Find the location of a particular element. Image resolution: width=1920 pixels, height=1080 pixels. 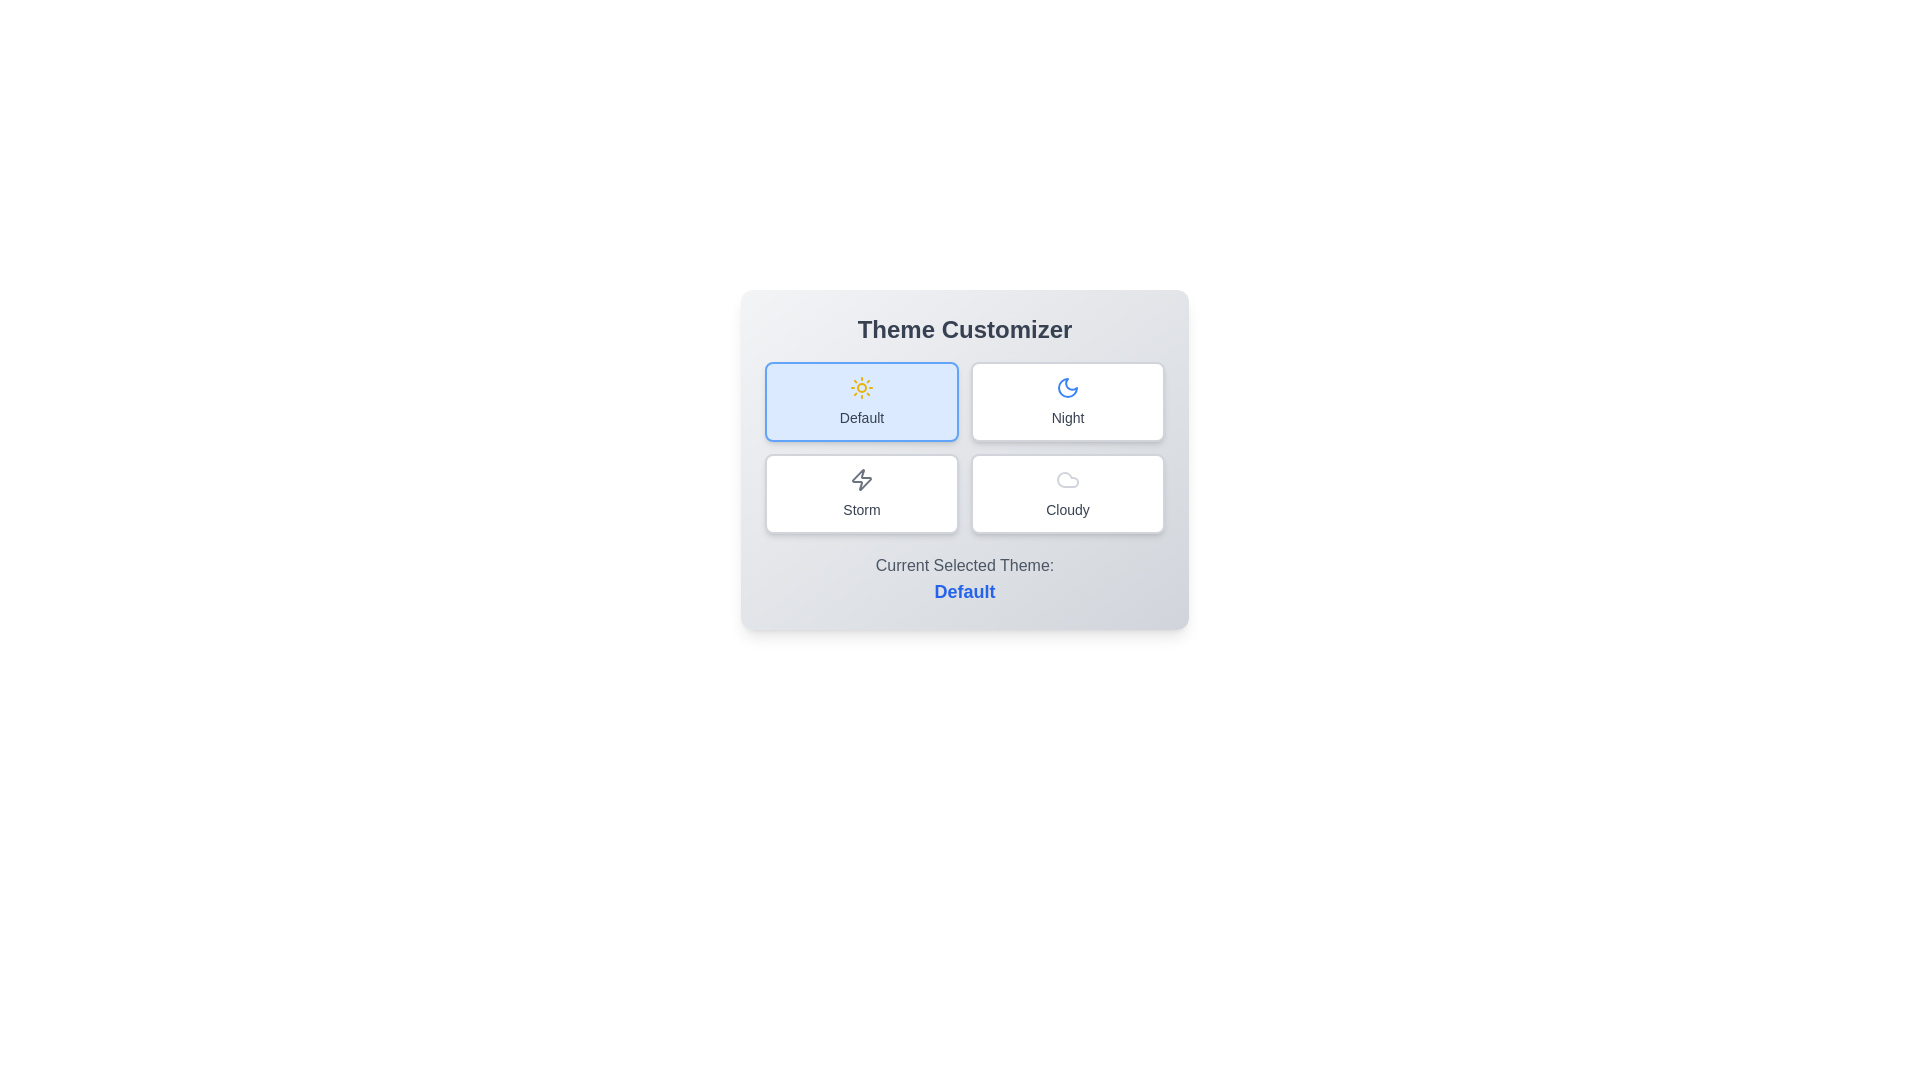

the icon of the Night theme button is located at coordinates (1067, 388).